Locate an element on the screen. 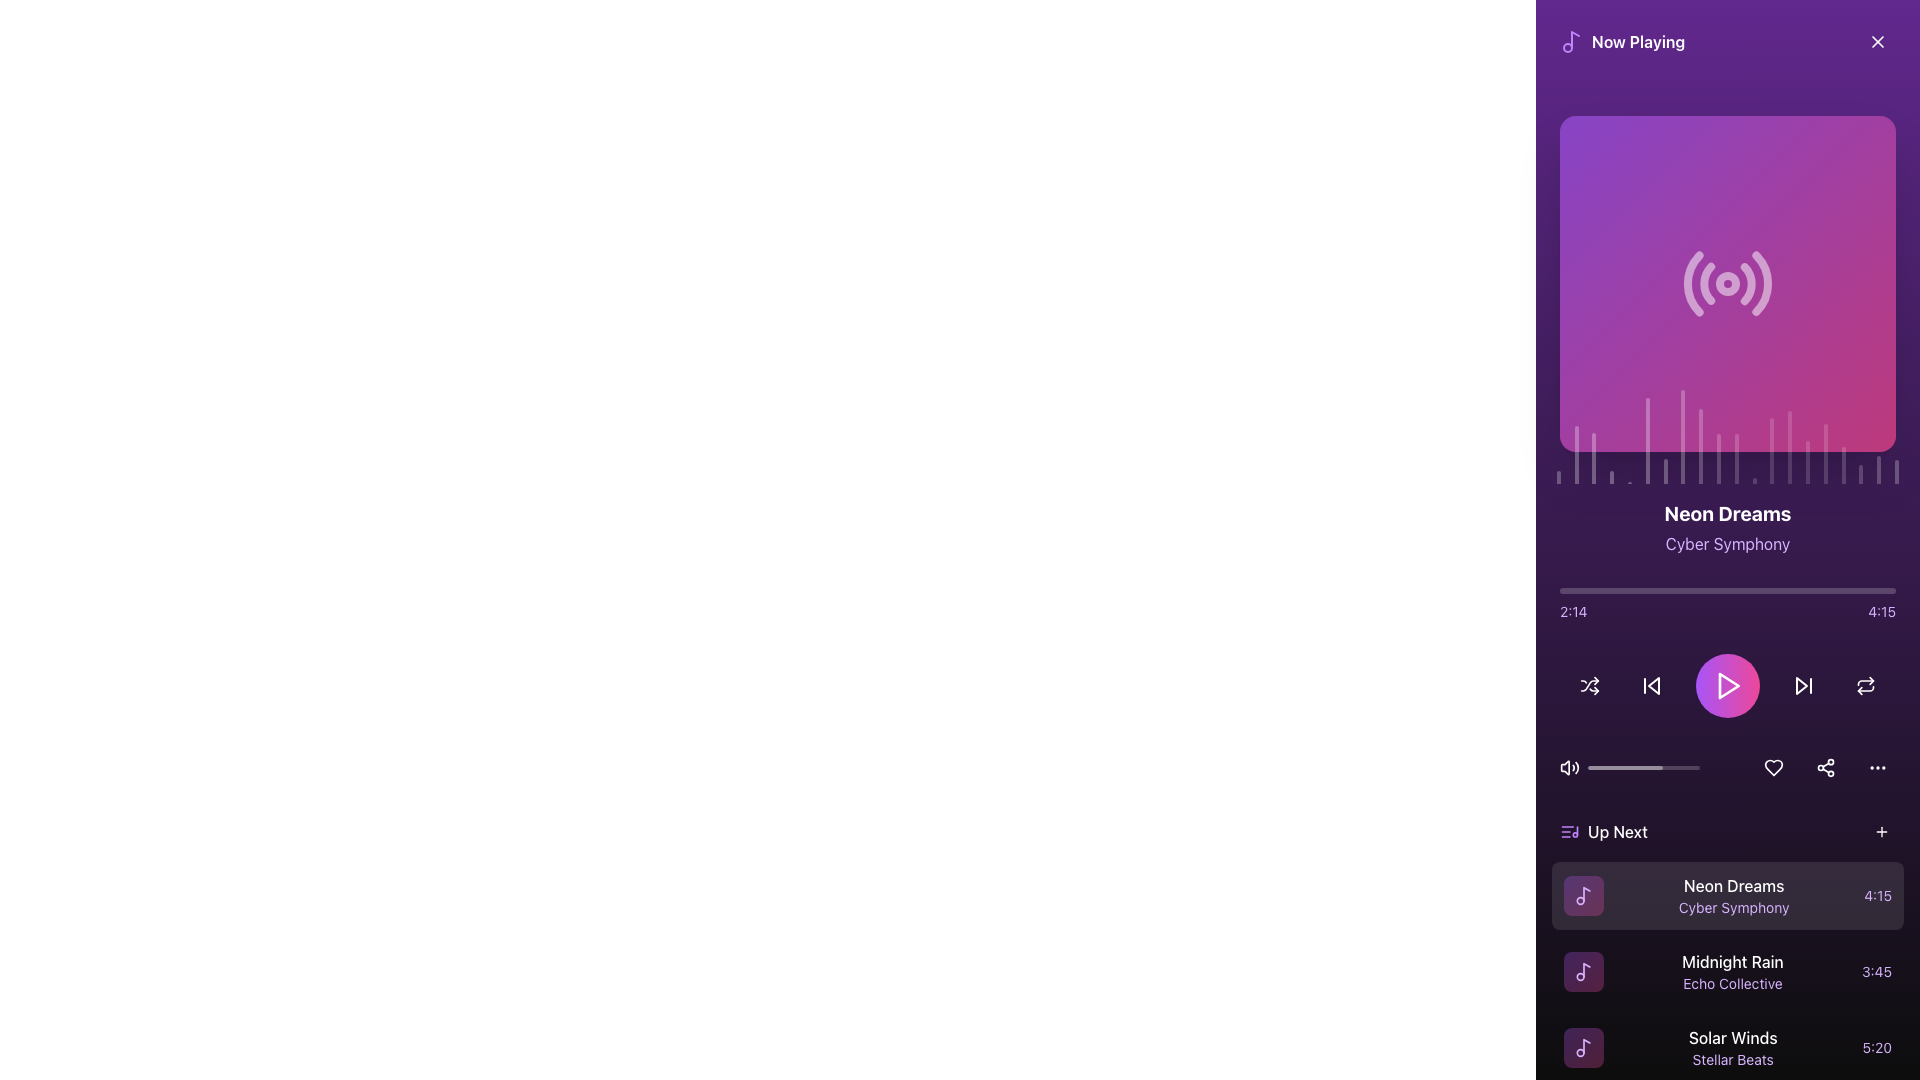 This screenshot has width=1920, height=1080. the '+' icon button located in the 'Up Next' section of the application is located at coordinates (1880, 832).